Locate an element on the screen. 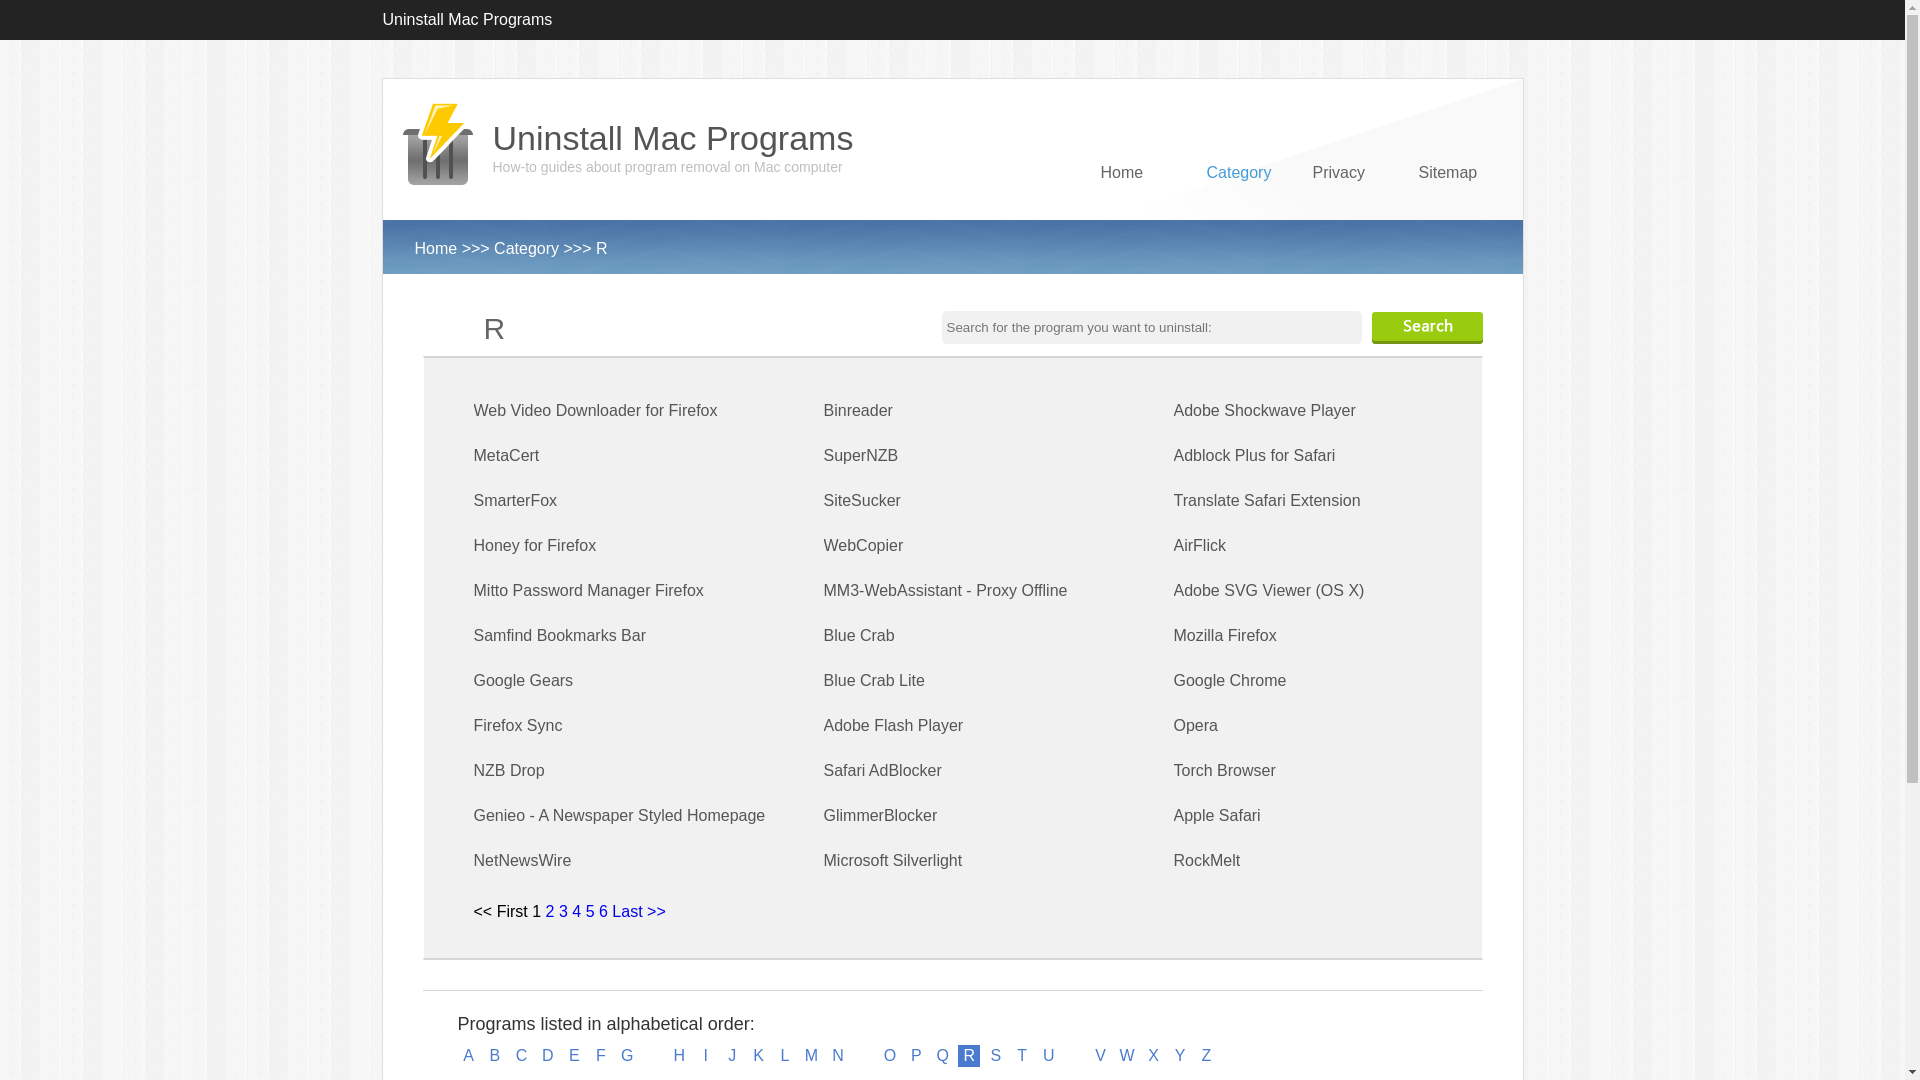 The image size is (1920, 1080). 'B' is located at coordinates (494, 1055).